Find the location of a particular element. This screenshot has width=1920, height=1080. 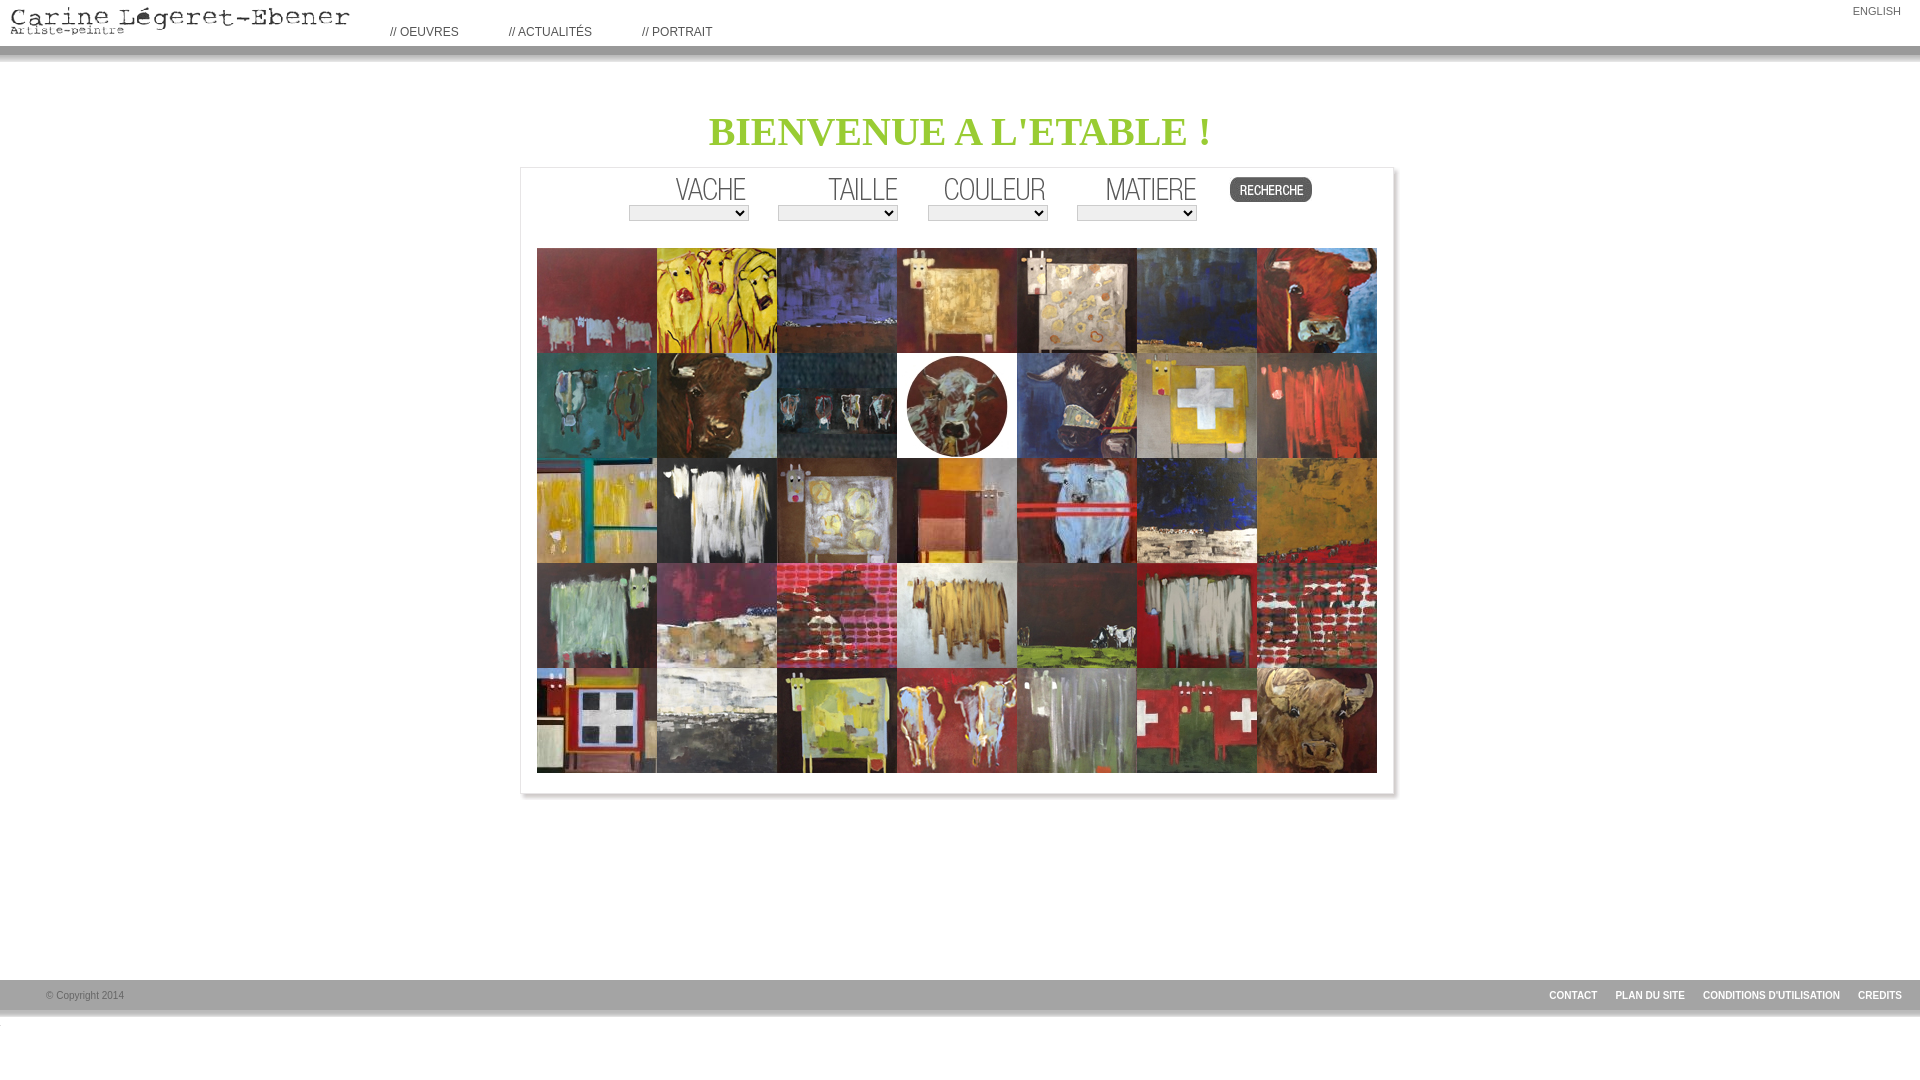

'CREDITS' is located at coordinates (1856, 995).